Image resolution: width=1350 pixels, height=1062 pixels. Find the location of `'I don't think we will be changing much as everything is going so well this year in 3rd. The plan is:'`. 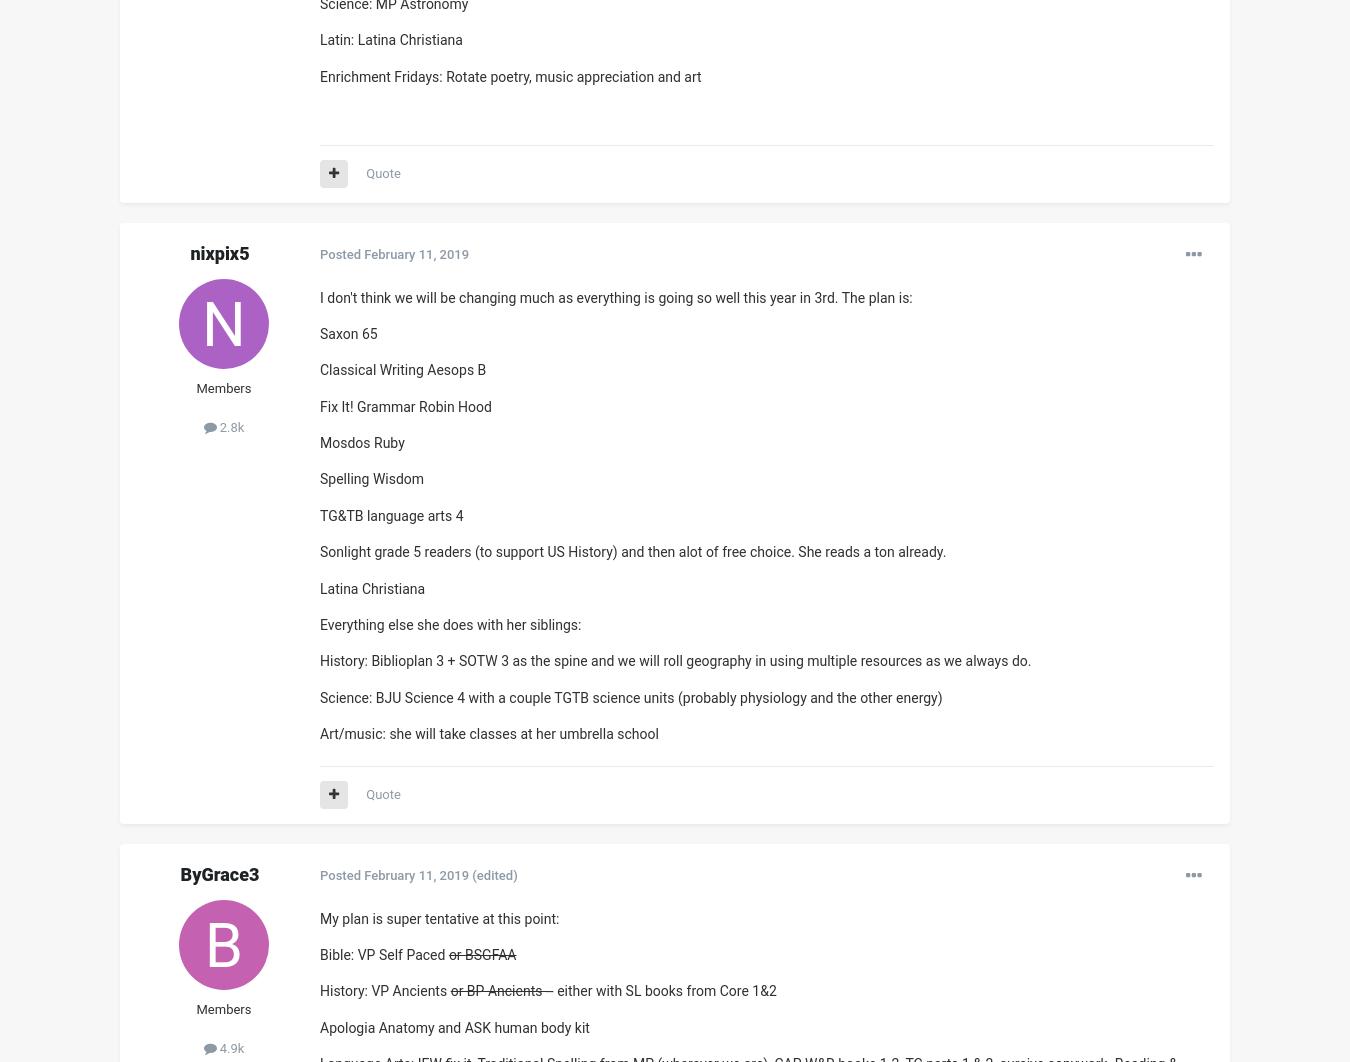

'I don't think we will be changing much as everything is going so well this year in 3rd. The plan is:' is located at coordinates (616, 296).